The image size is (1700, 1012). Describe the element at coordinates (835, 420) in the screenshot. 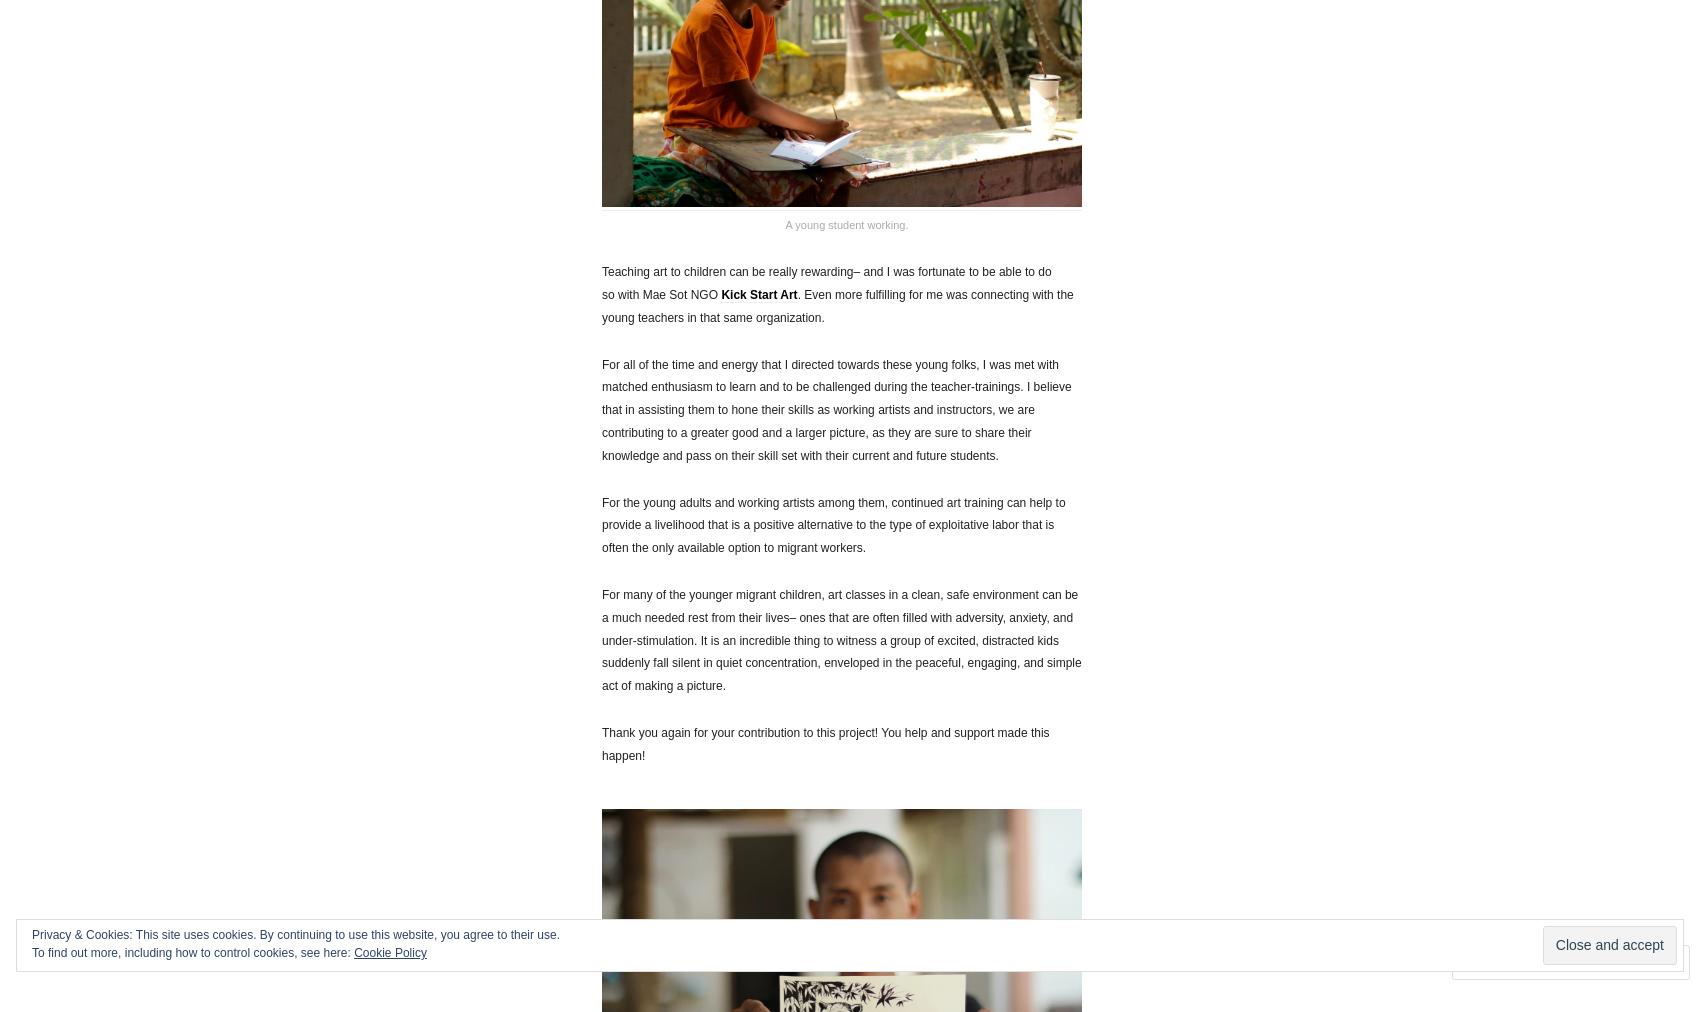

I see `'I believe that in assisting them to hone their skills as working artists and instructors, we are contributing to a greater good and a larger picture, as they are sure to share their knowledge and pass on their skill set with their current and future students.'` at that location.